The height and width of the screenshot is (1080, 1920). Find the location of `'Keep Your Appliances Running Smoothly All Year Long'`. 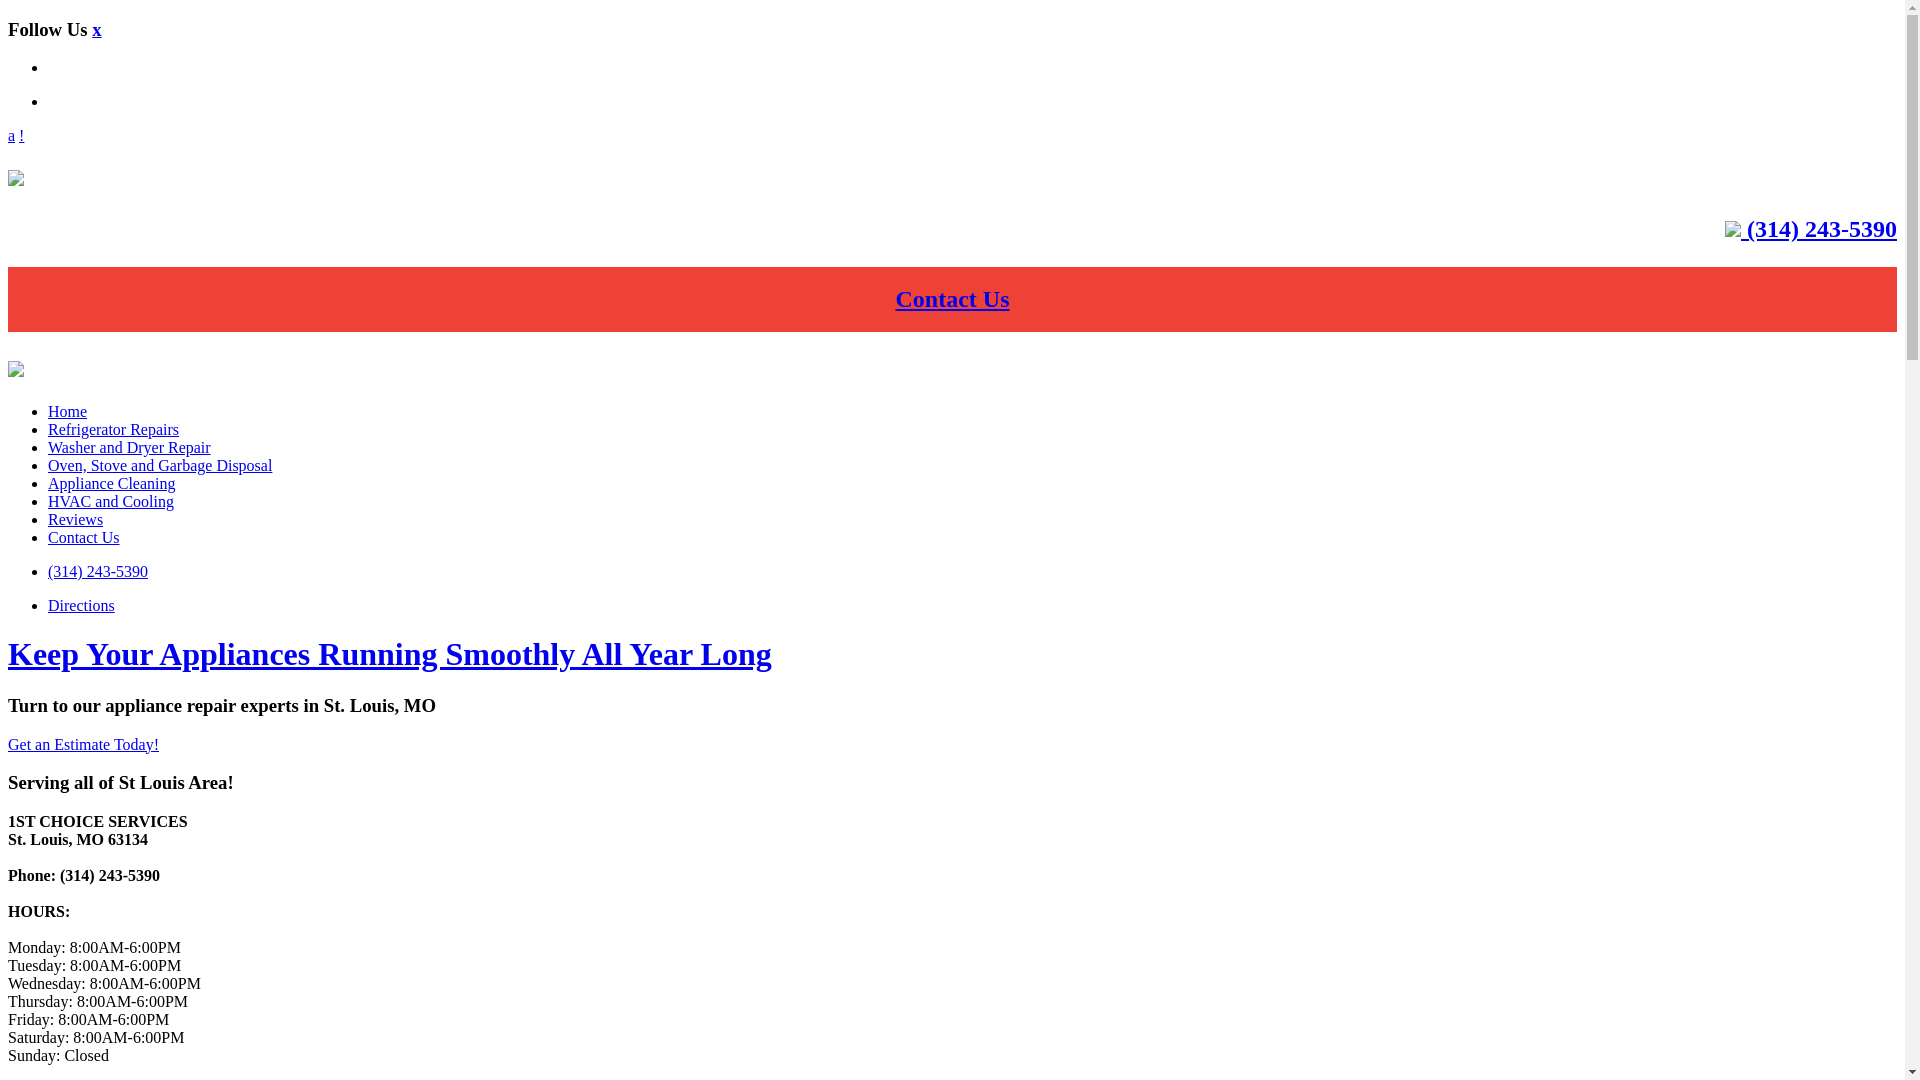

'Keep Your Appliances Running Smoothly All Year Long' is located at coordinates (8, 654).